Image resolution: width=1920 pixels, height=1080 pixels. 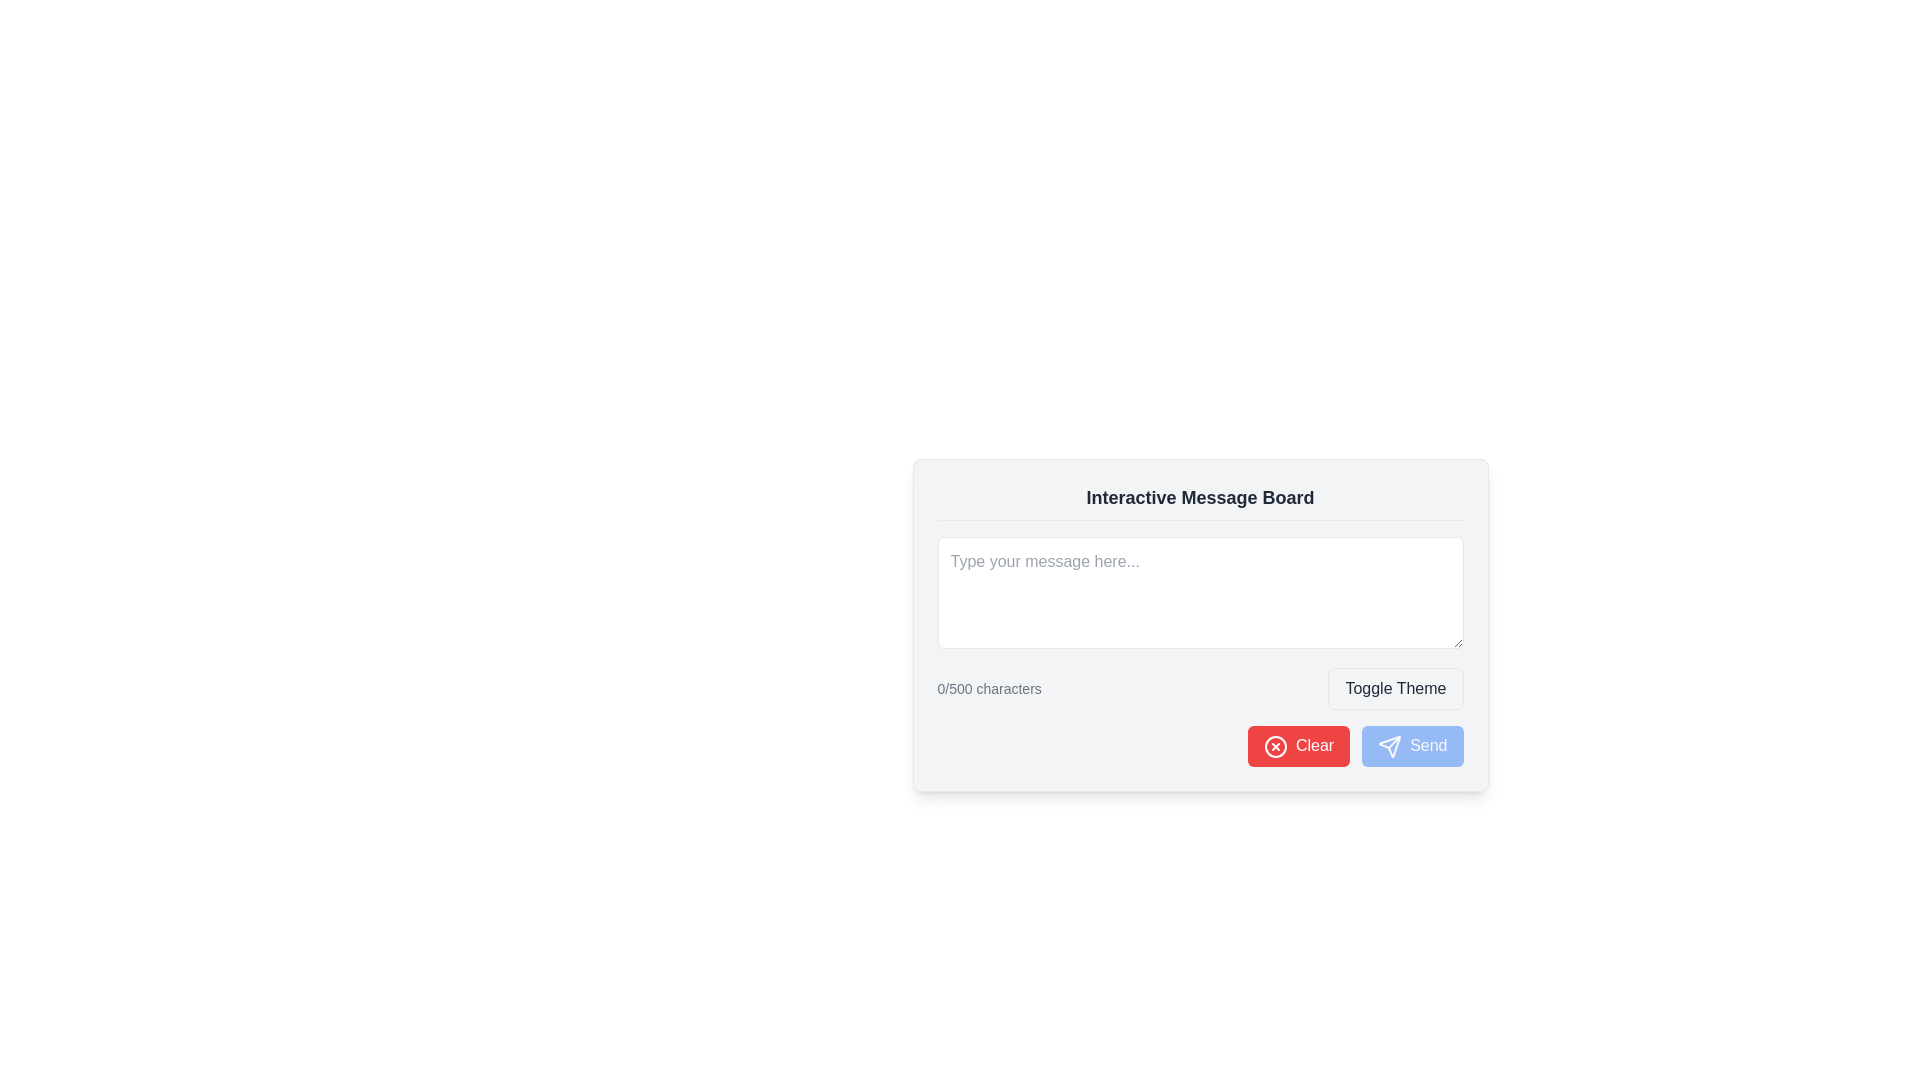 What do you see at coordinates (1299, 745) in the screenshot?
I see `the red rectangular button with rounded corners labeled 'Clear'` at bounding box center [1299, 745].